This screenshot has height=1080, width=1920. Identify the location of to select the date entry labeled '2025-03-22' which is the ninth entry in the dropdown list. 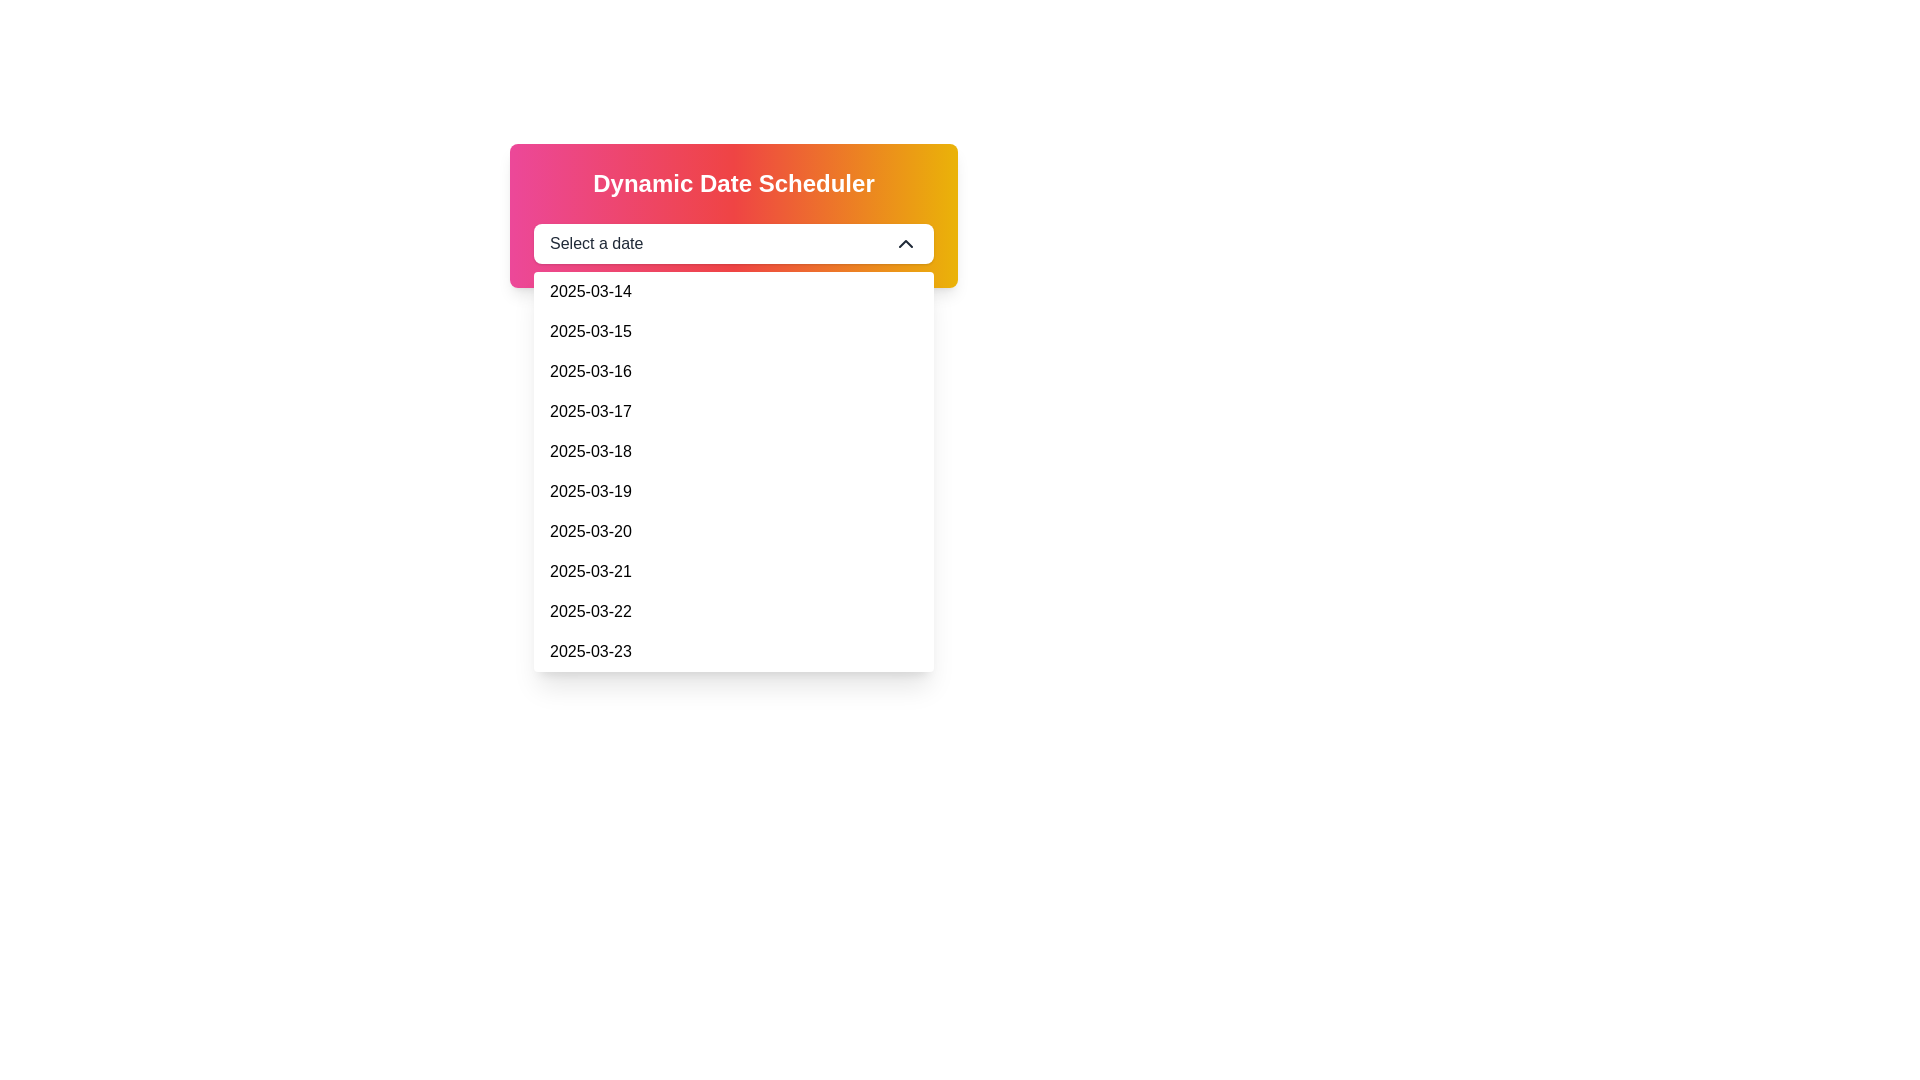
(589, 611).